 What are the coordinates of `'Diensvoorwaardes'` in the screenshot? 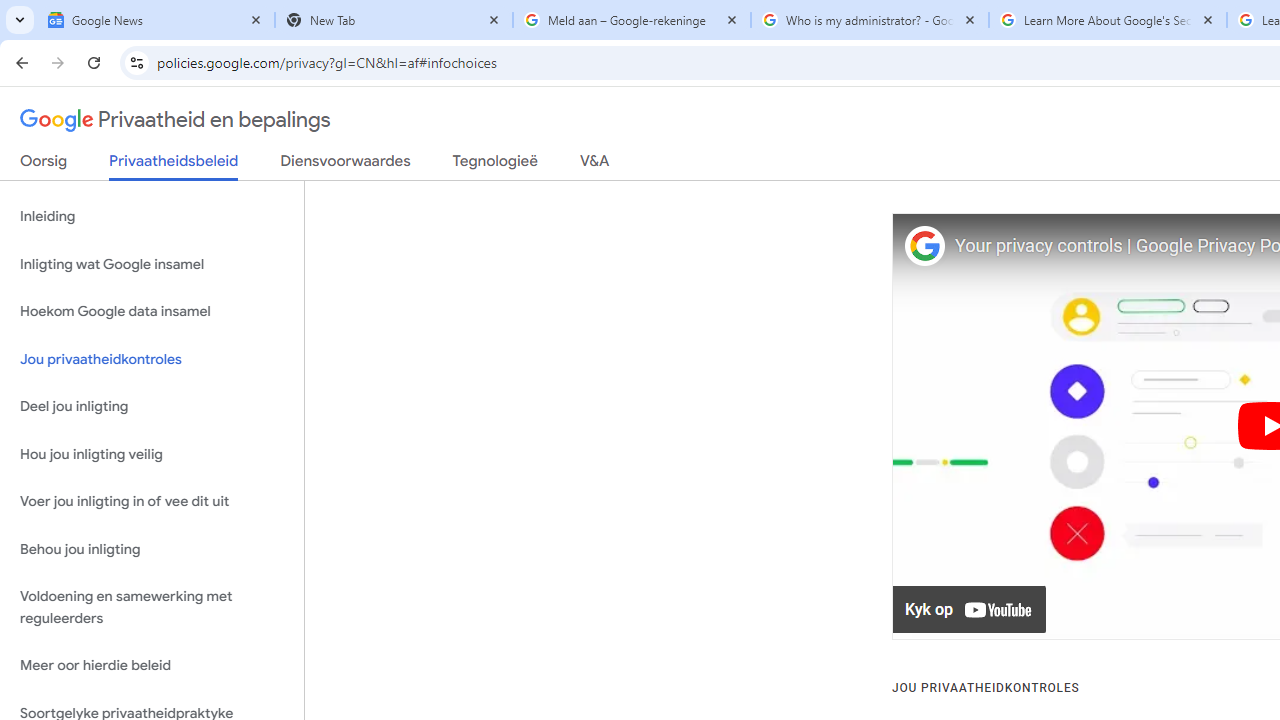 It's located at (345, 164).